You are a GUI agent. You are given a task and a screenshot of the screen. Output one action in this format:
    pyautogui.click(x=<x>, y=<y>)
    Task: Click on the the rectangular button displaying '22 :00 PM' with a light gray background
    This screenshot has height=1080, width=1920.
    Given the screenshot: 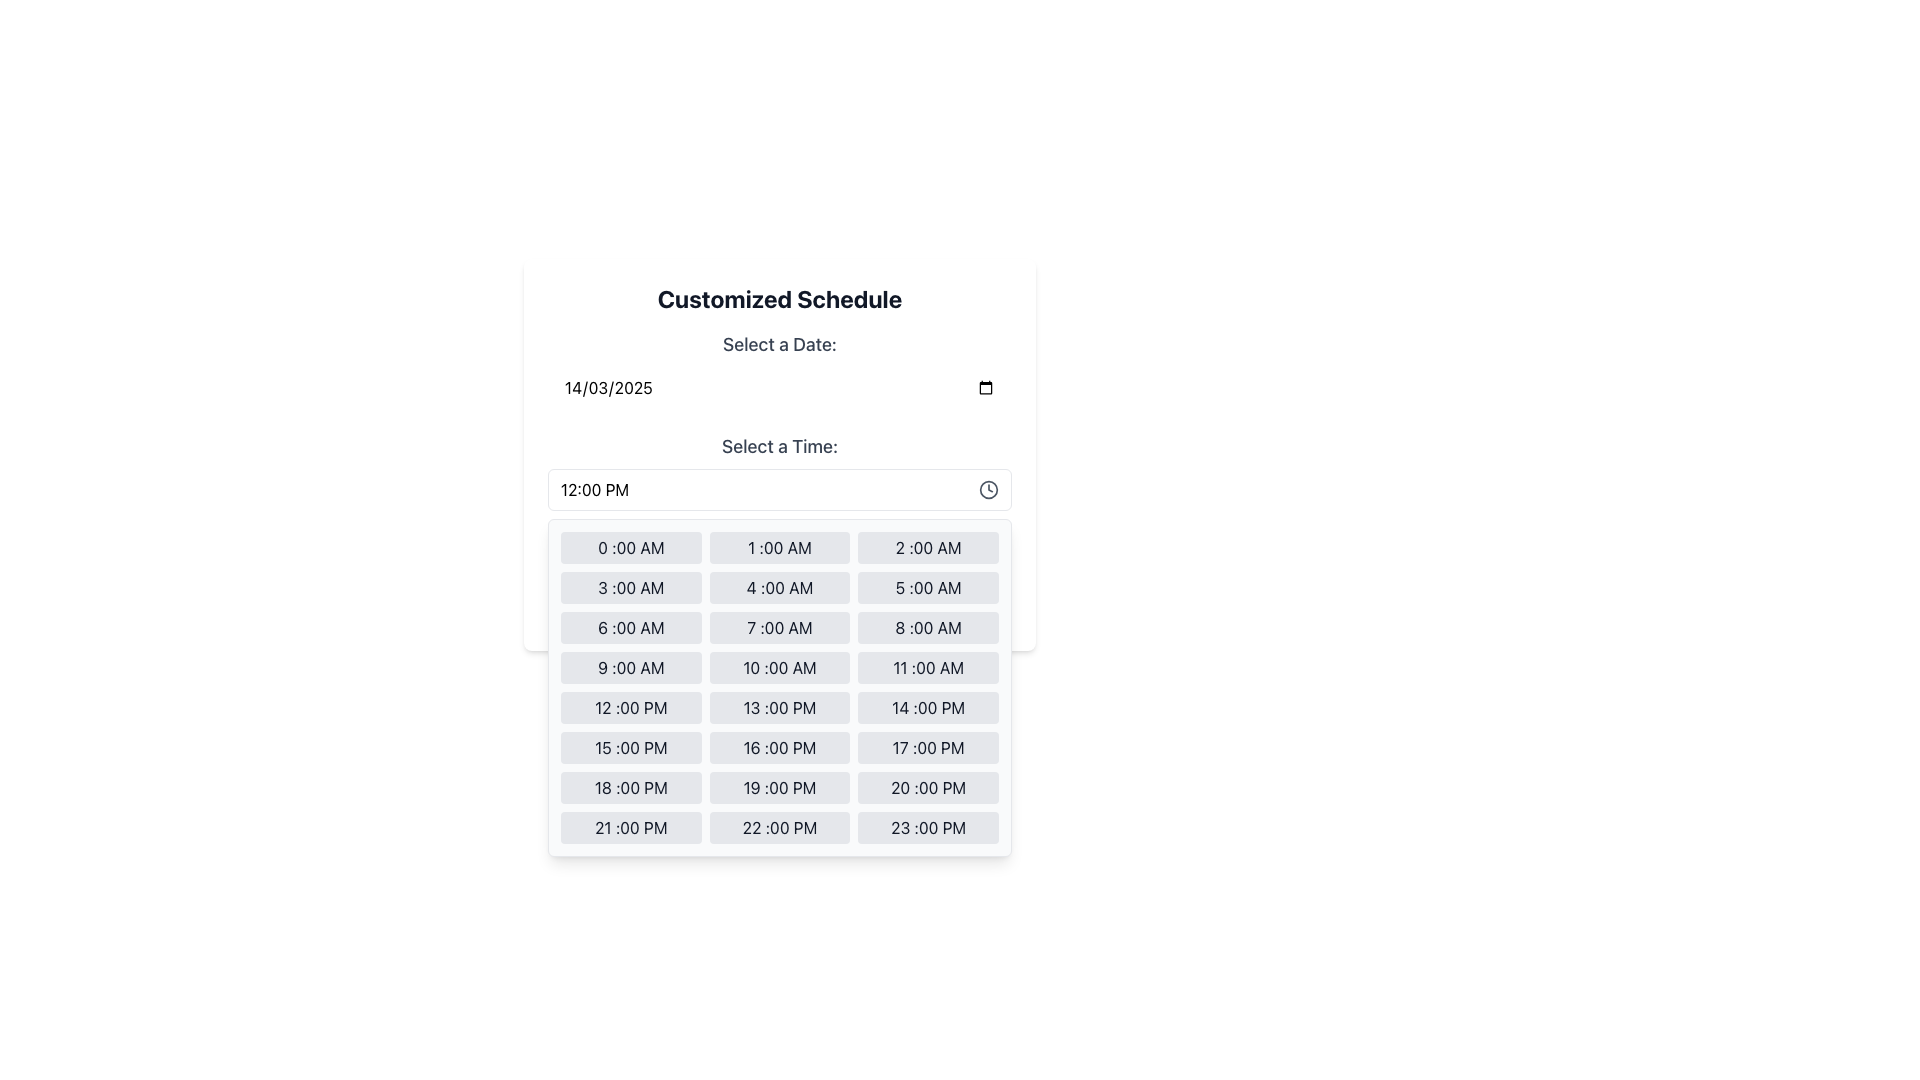 What is the action you would take?
    pyautogui.click(x=778, y=828)
    